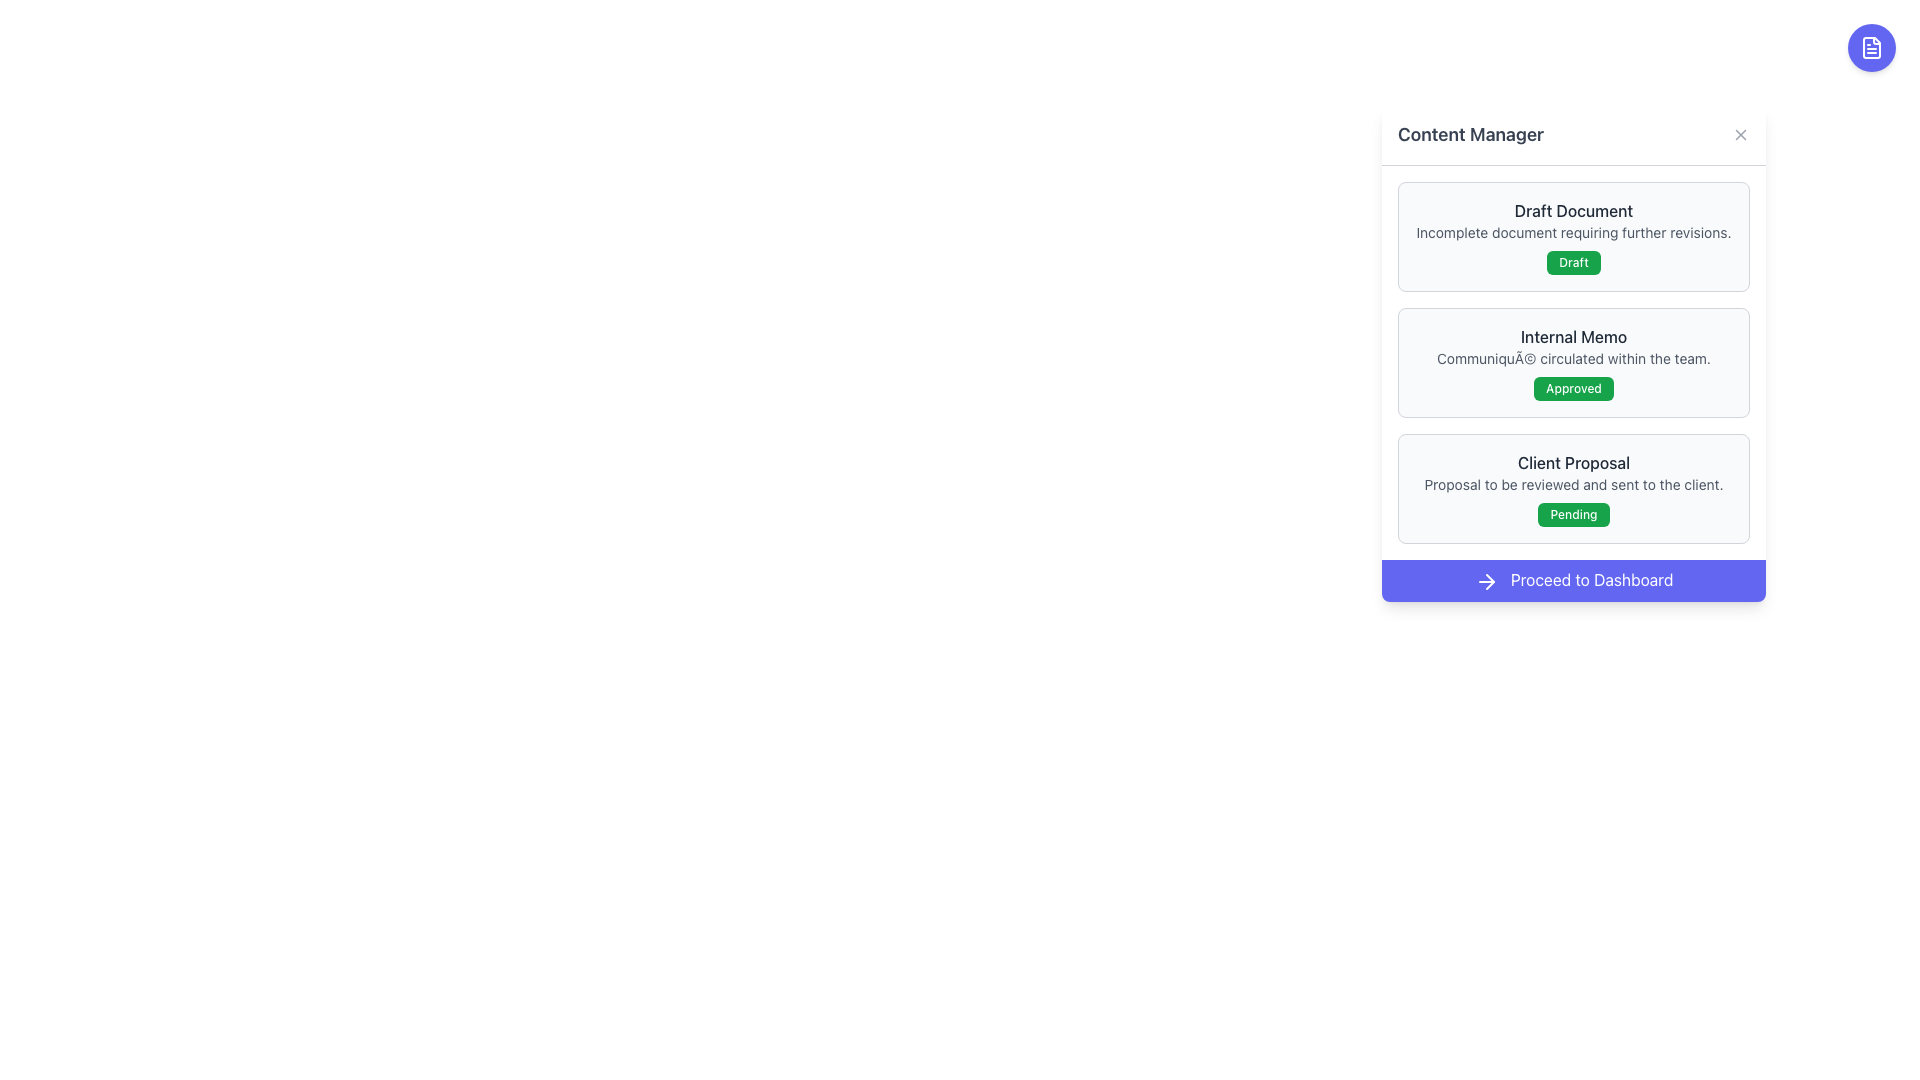 This screenshot has height=1080, width=1920. I want to click on the navigation button at the bottom of the 'Content Manager' modal to trigger visual feedback, so click(1573, 579).